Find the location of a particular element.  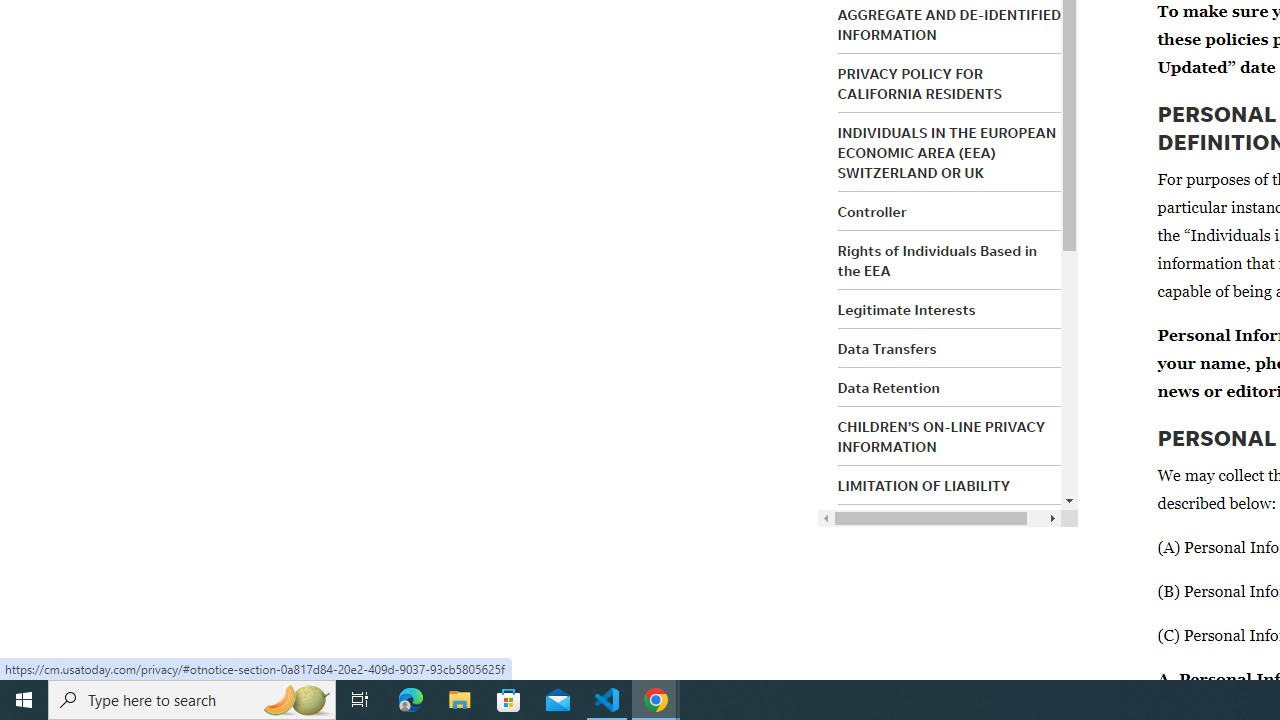

'Data Retention' is located at coordinates (887, 387).